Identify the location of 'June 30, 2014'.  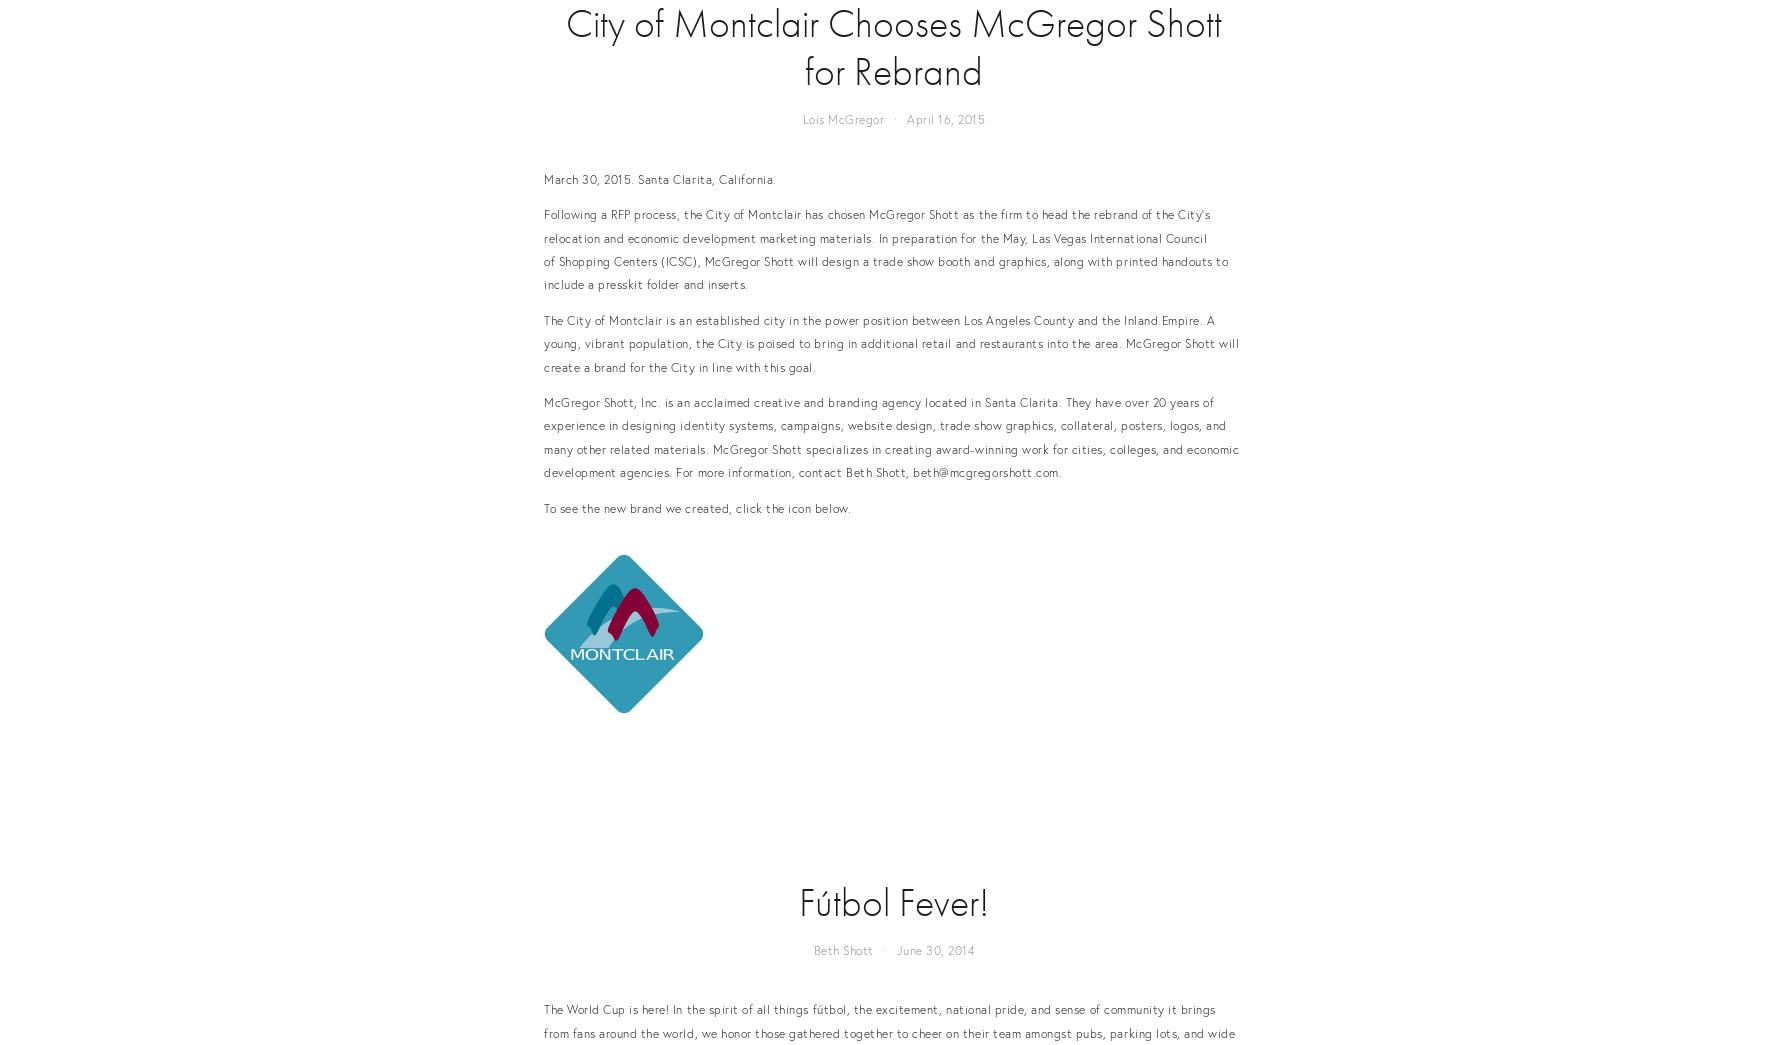
(934, 948).